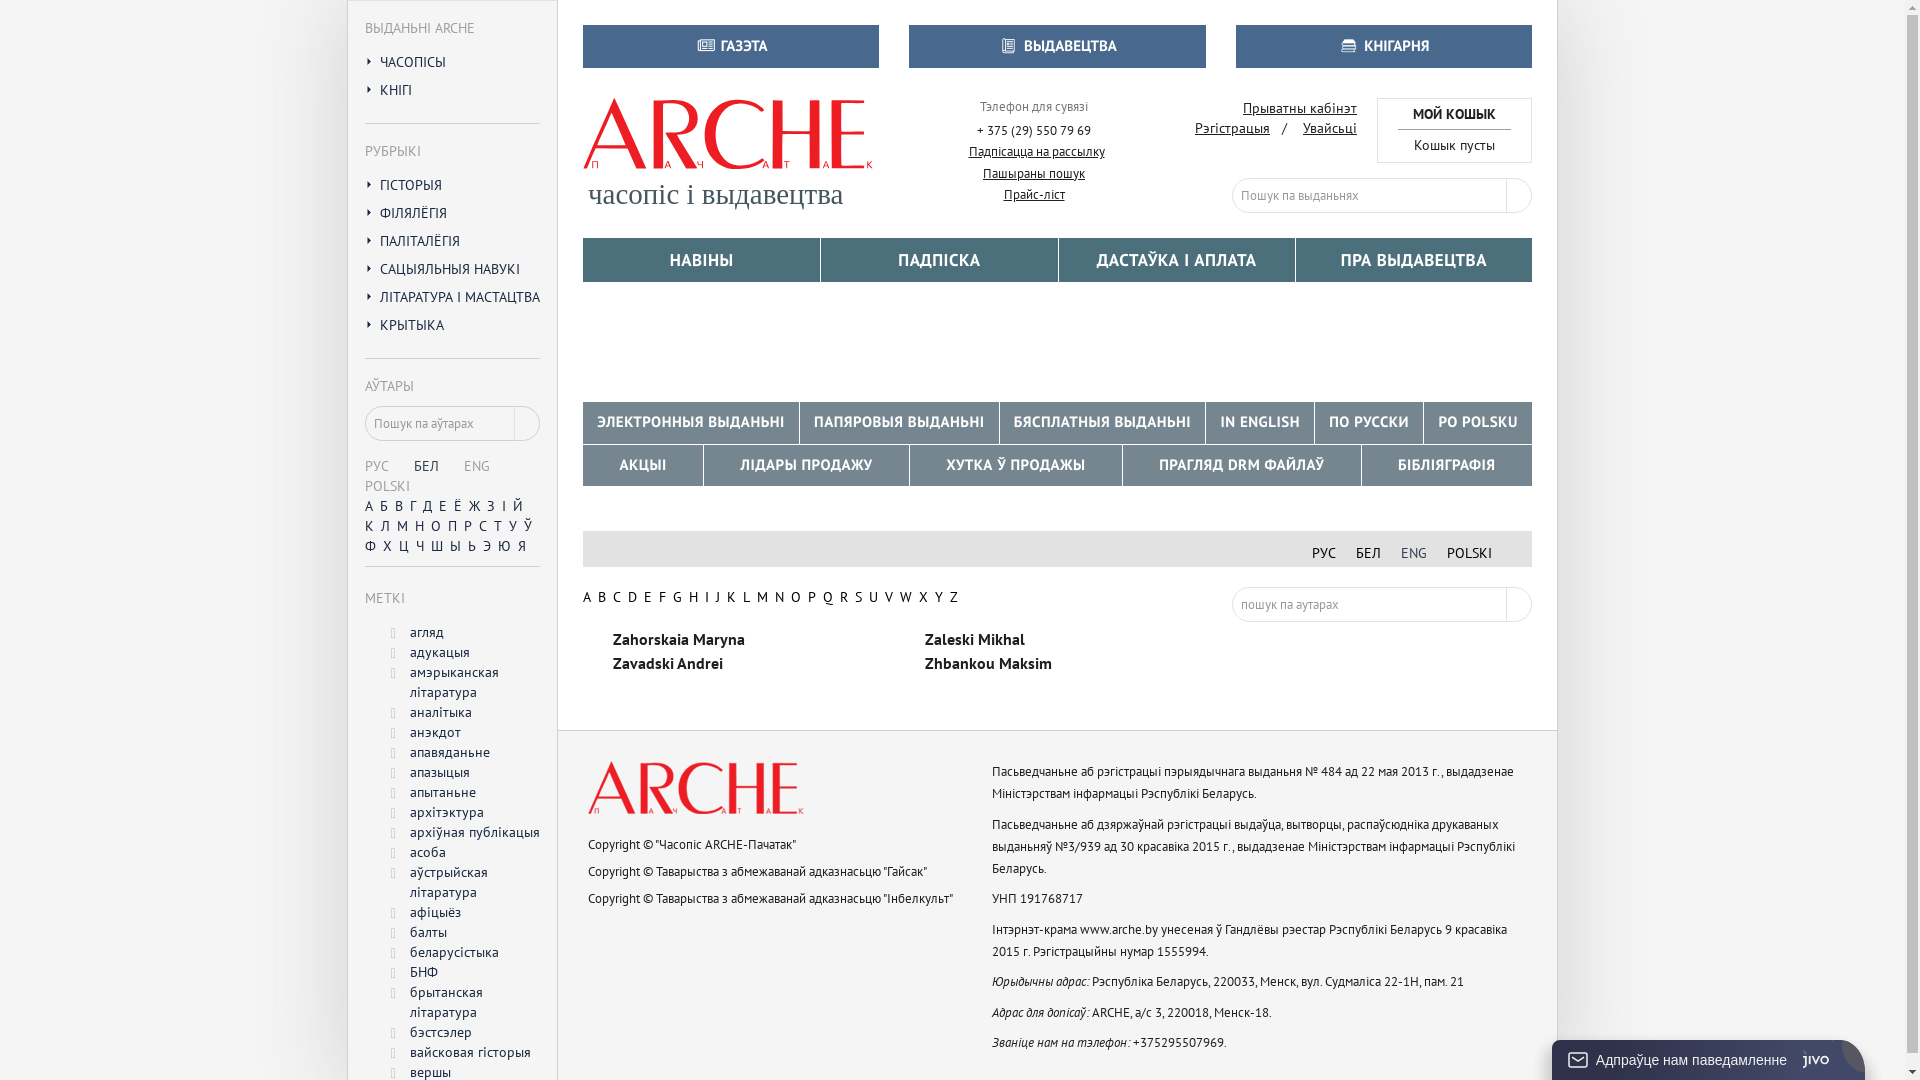 The width and height of the screenshot is (1920, 1080). What do you see at coordinates (1446, 552) in the screenshot?
I see `'POLSKI'` at bounding box center [1446, 552].